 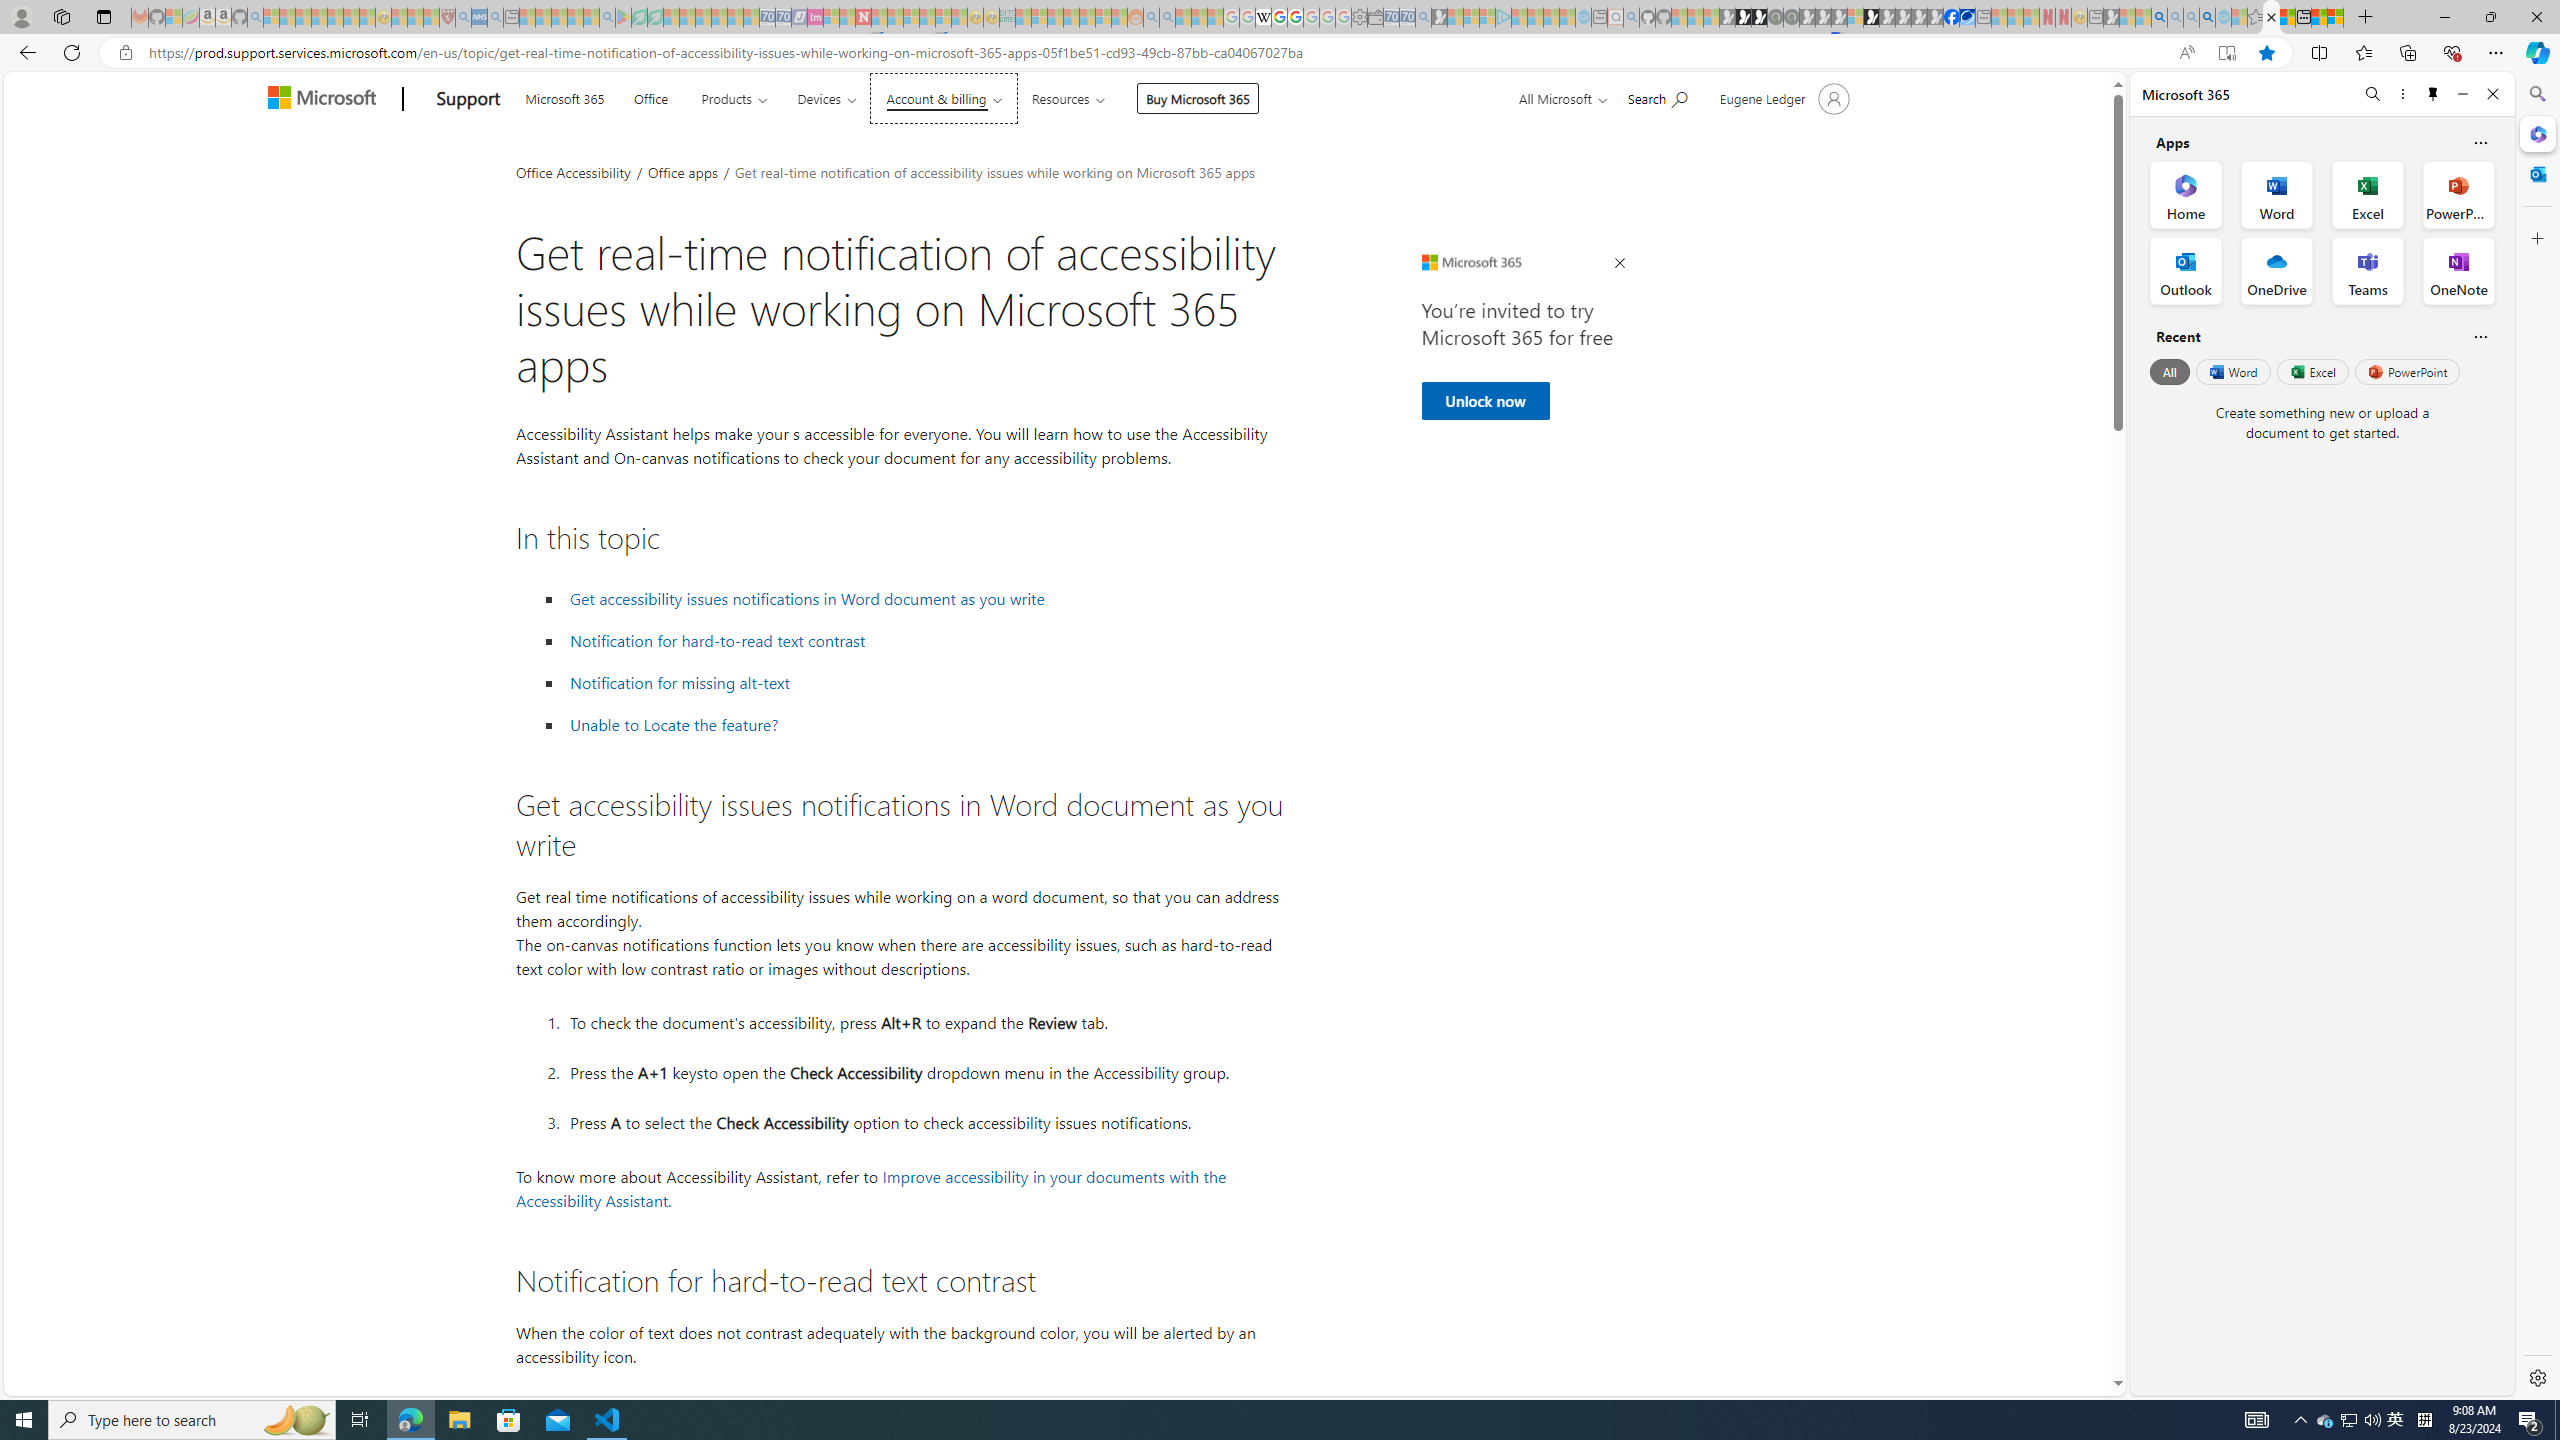 What do you see at coordinates (1487, 16) in the screenshot?
I see `'Microsoft account | Privacy - Sleeping'` at bounding box center [1487, 16].